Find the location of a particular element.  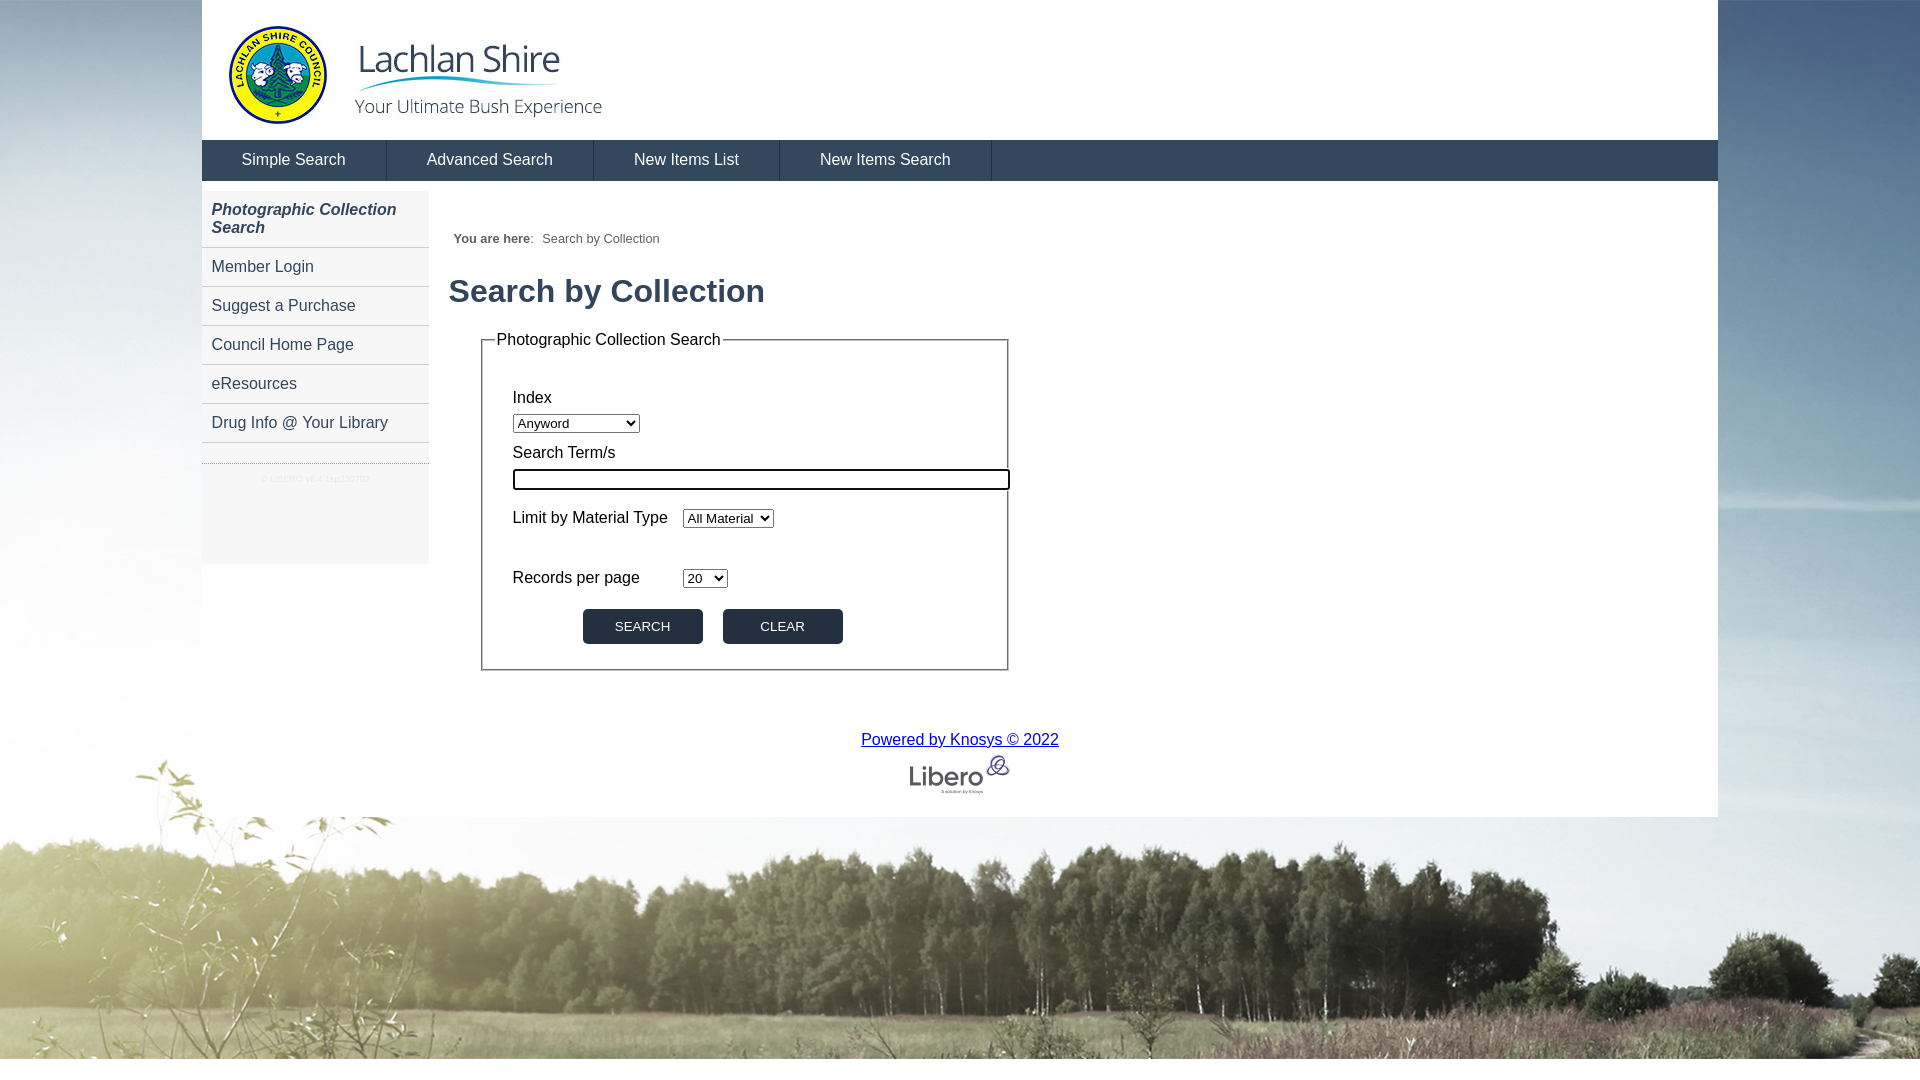

'New Items List' is located at coordinates (686, 160).